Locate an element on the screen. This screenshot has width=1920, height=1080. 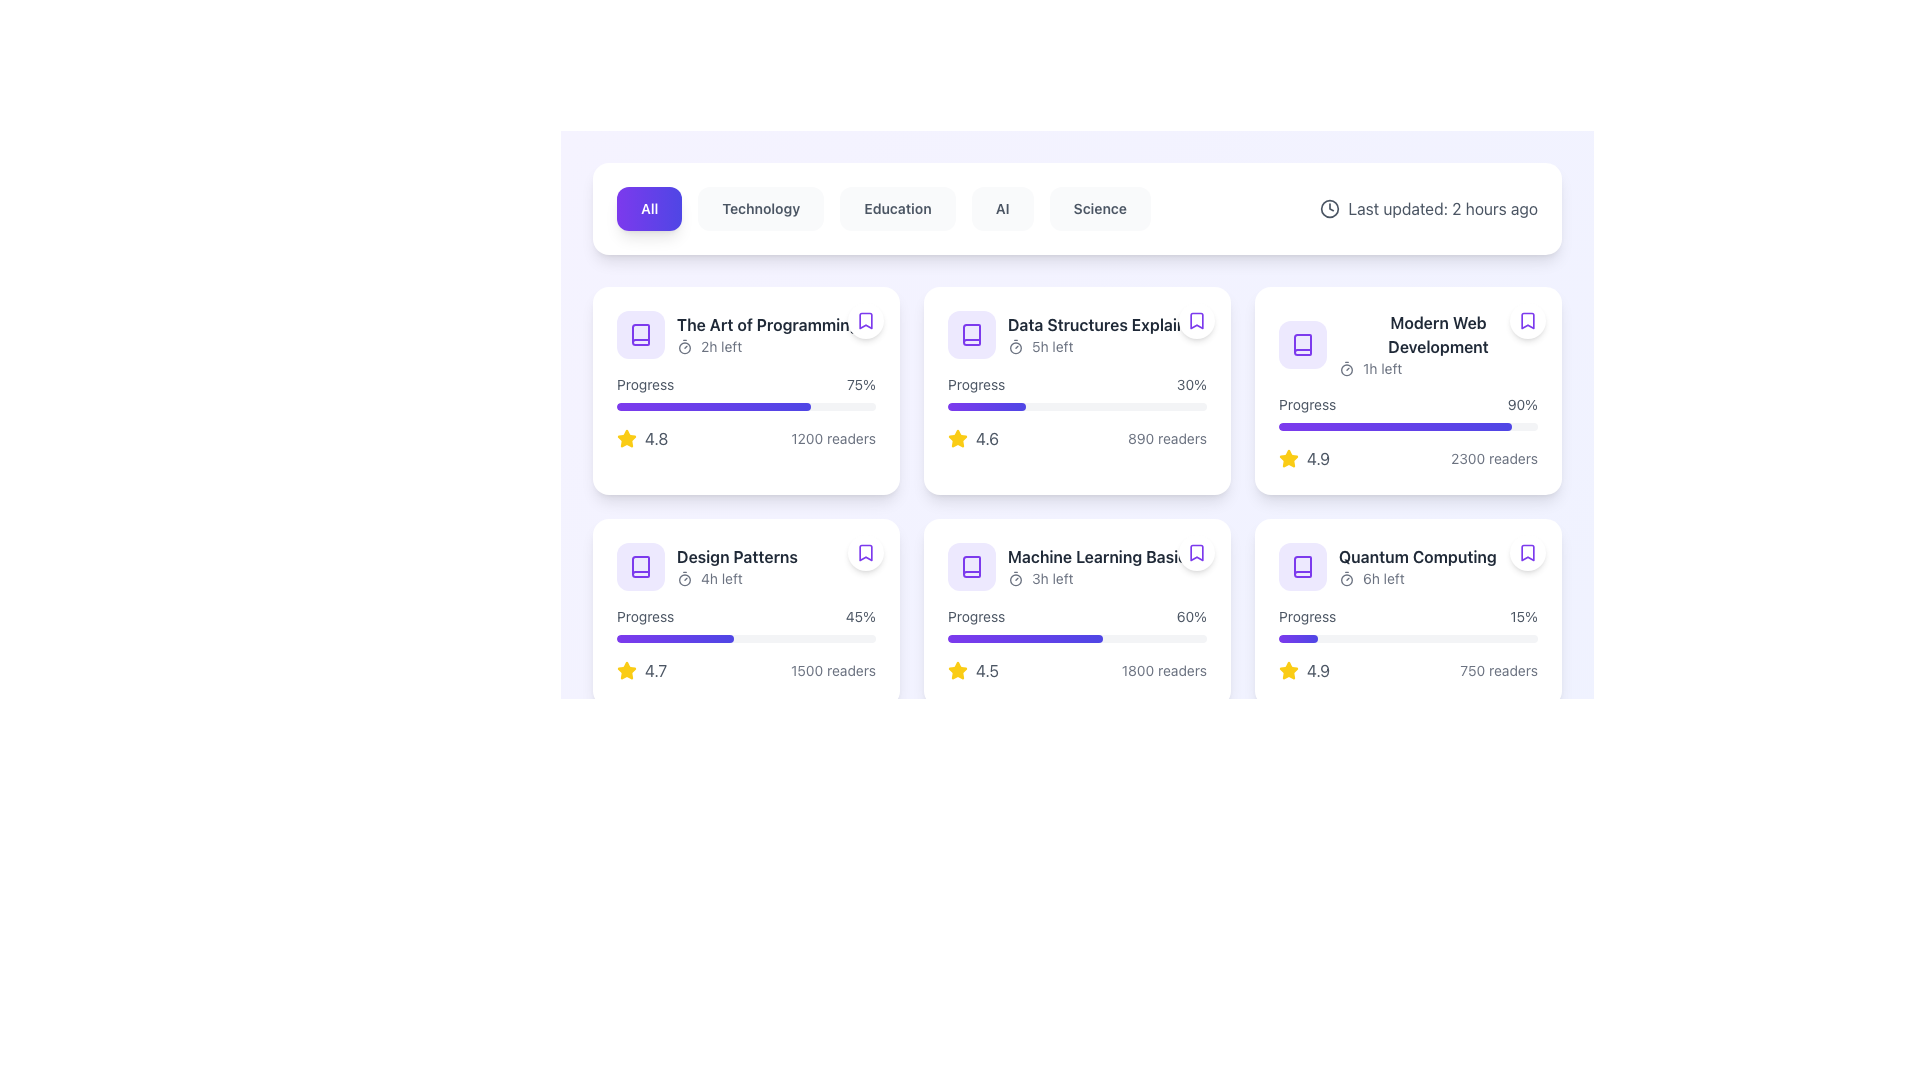
the purple book icon located in the 'Machine Learning Basics' card to interact with it is located at coordinates (971, 567).